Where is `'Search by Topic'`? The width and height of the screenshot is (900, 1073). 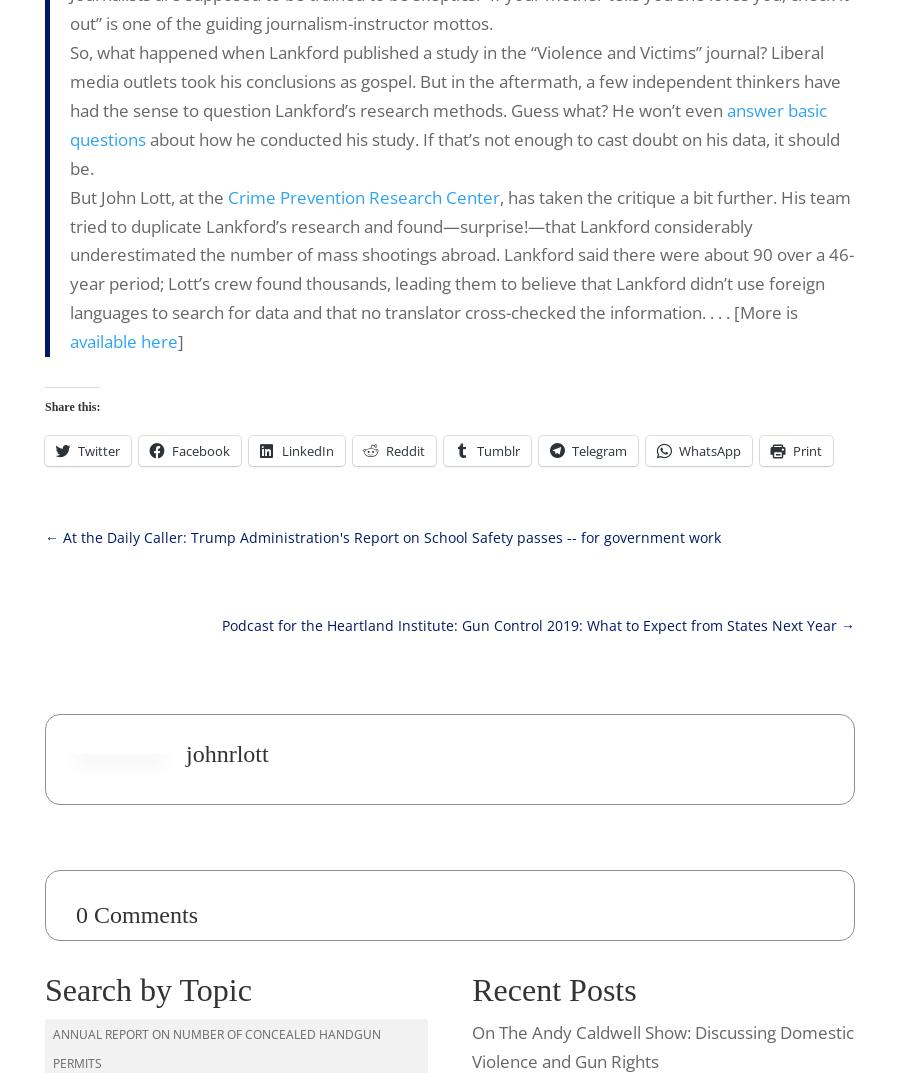 'Search by Topic' is located at coordinates (147, 987).